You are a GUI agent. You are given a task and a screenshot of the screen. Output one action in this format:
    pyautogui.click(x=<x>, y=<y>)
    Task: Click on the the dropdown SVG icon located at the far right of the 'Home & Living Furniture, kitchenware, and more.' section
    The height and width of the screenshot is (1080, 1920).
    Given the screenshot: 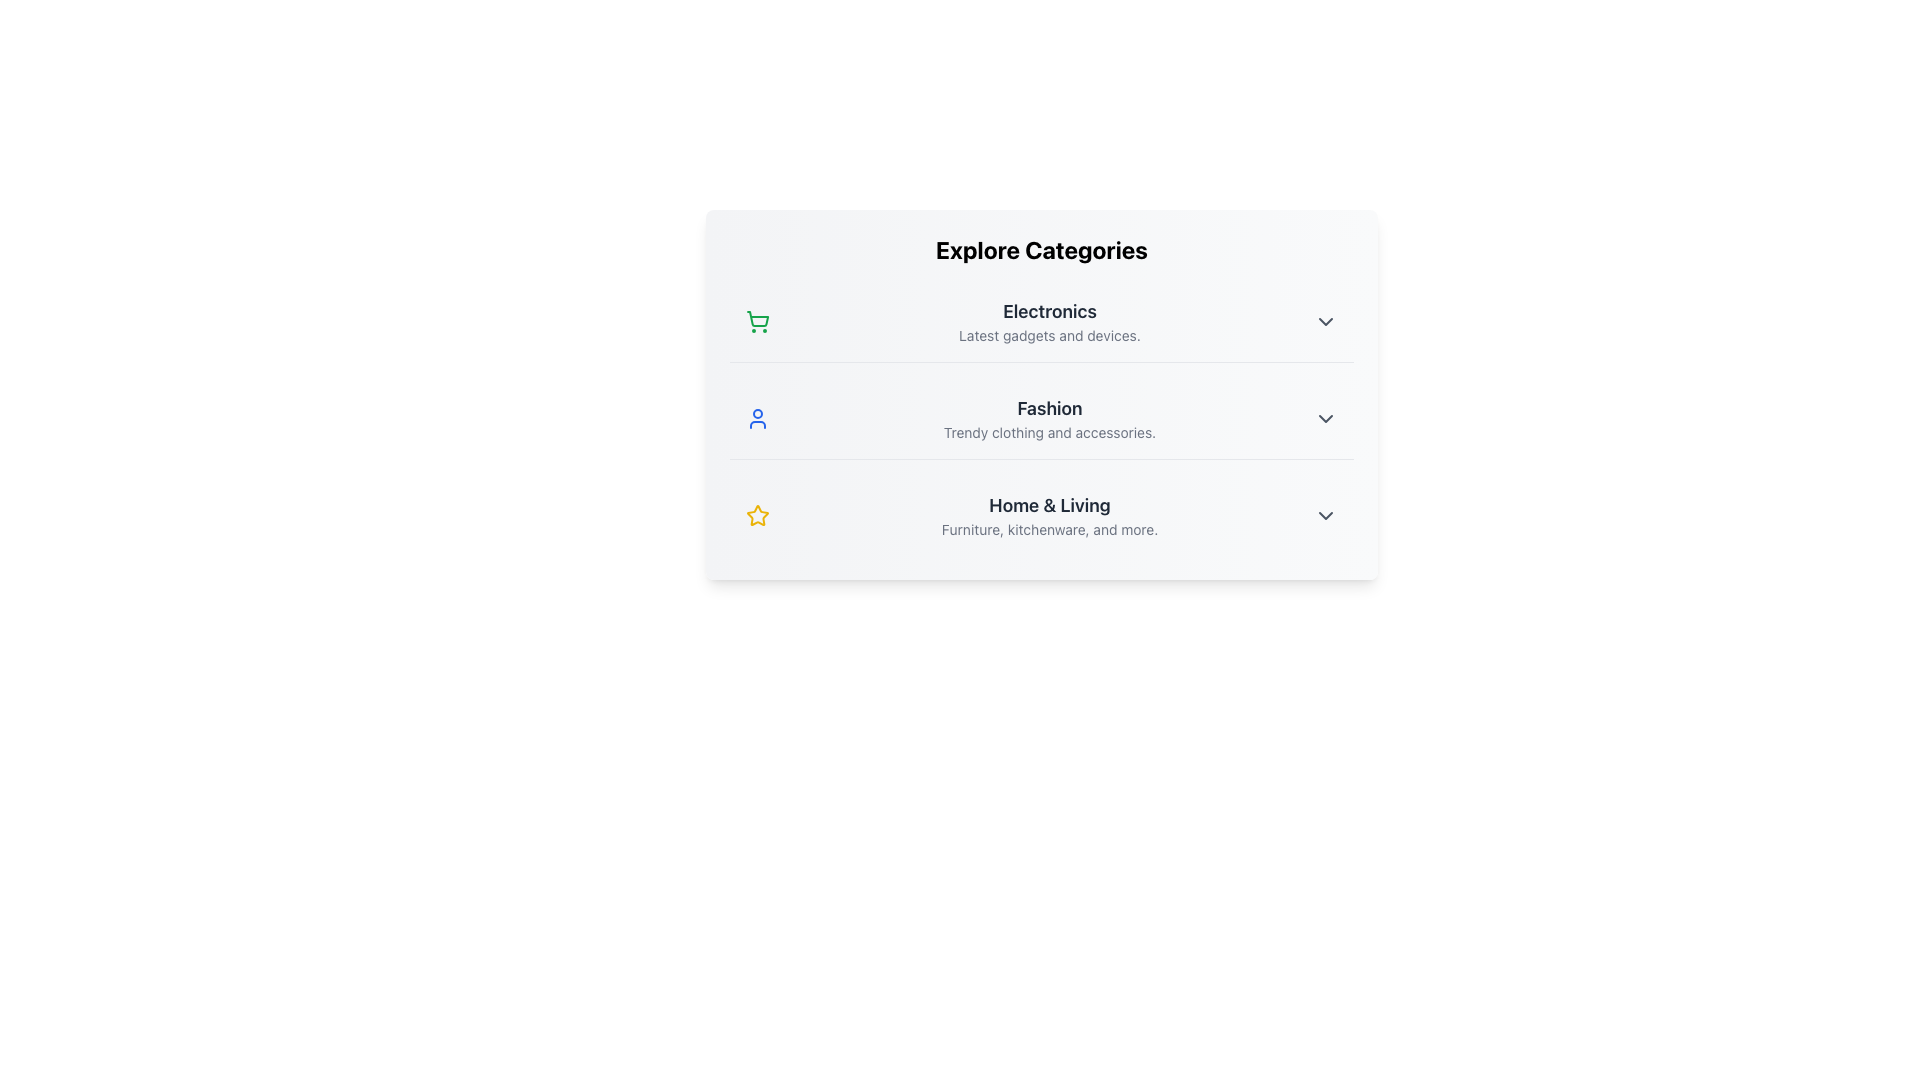 What is the action you would take?
    pyautogui.click(x=1325, y=515)
    